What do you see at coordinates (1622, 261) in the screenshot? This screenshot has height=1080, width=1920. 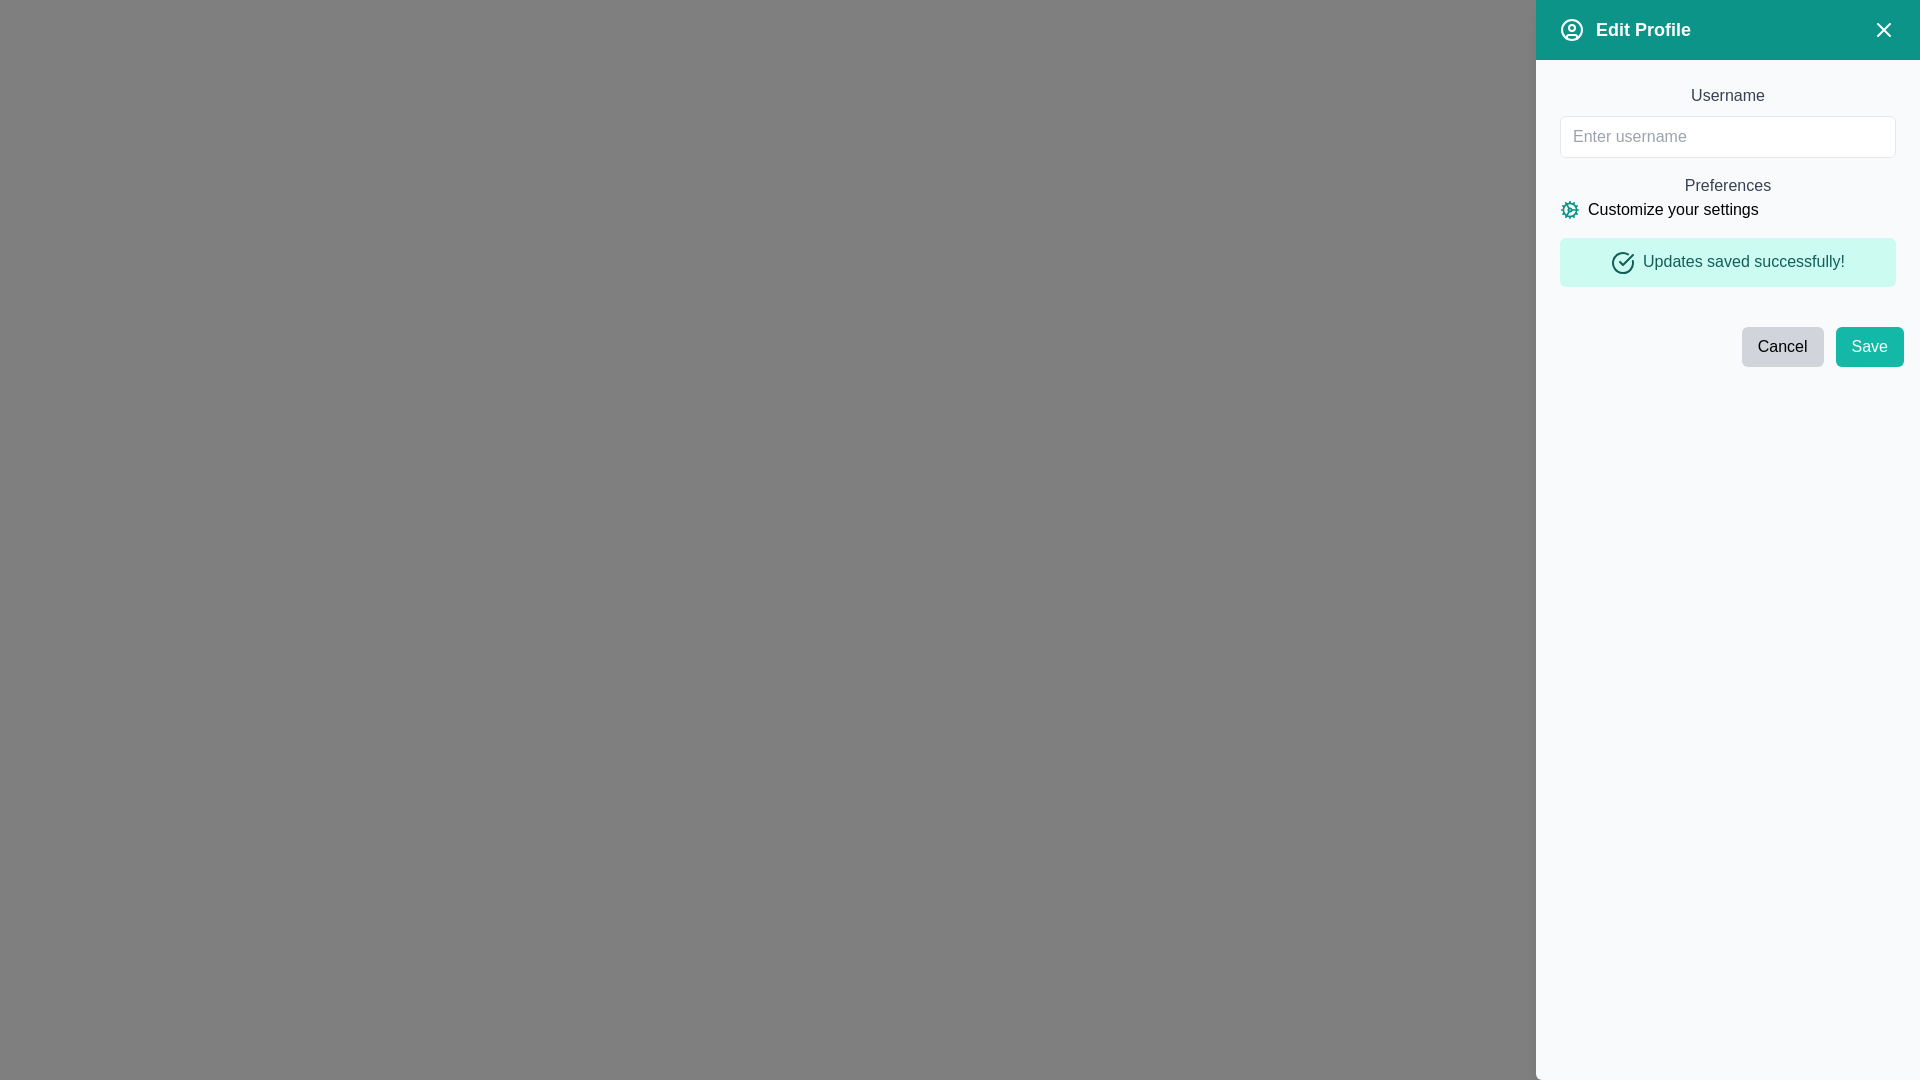 I see `the circular arc segment of the check icon located in the green notification bar labeled 'Updates saved successfully!'` at bounding box center [1622, 261].